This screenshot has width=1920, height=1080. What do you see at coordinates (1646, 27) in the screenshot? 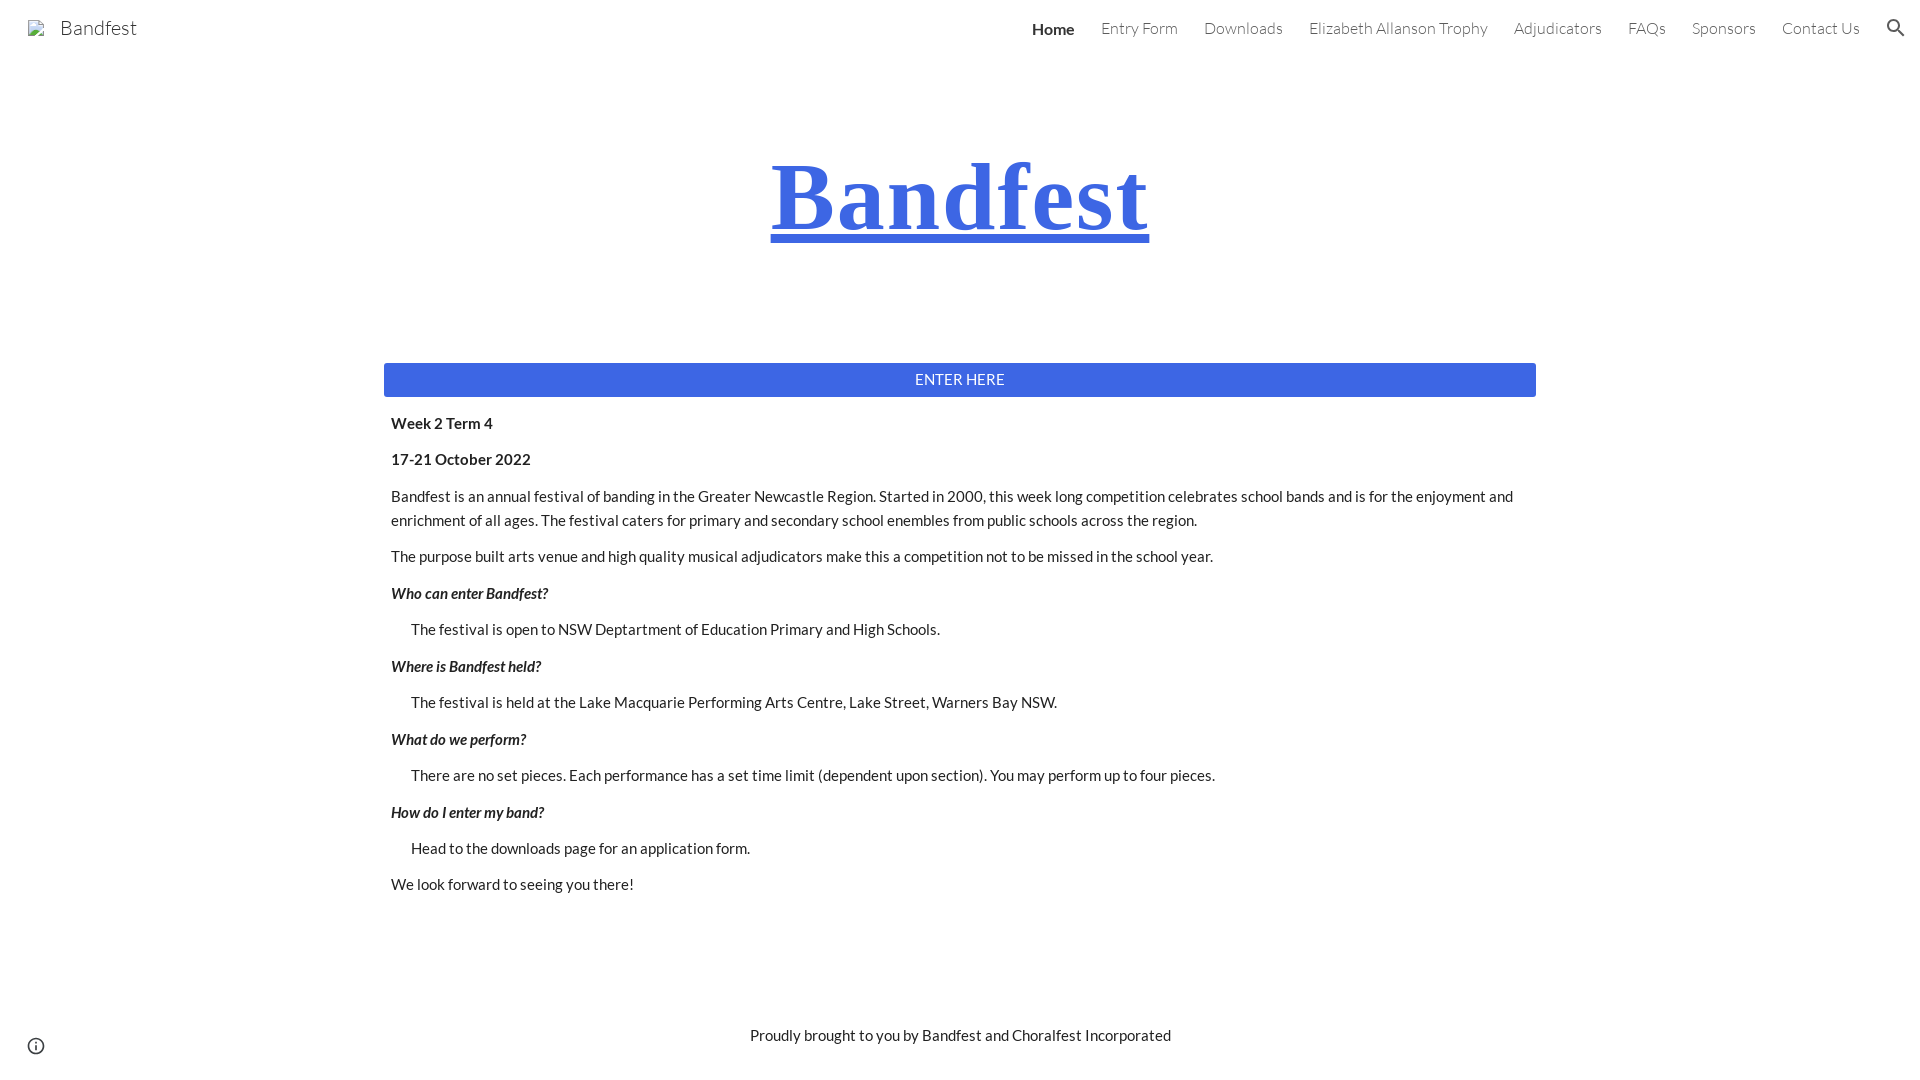
I see `'FAQs'` at bounding box center [1646, 27].